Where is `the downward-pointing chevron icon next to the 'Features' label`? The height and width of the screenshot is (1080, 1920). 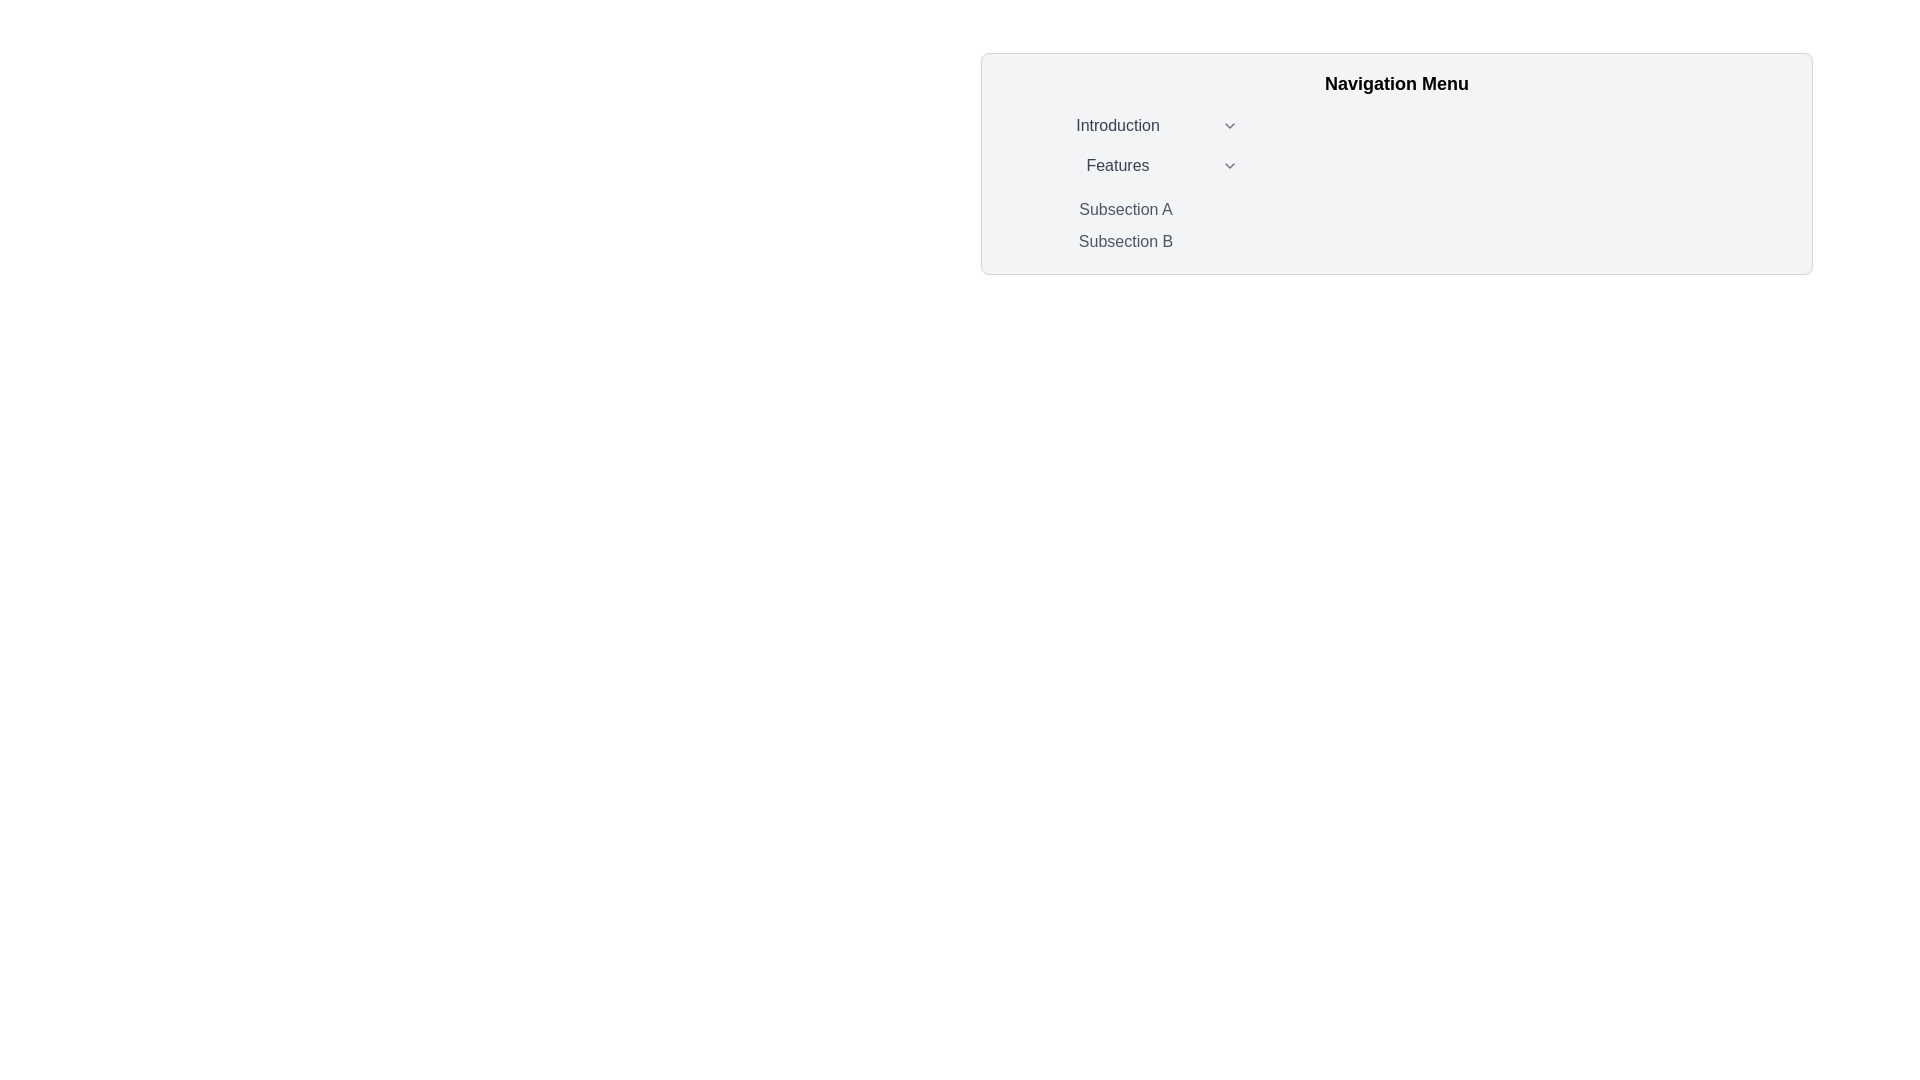
the downward-pointing chevron icon next to the 'Features' label is located at coordinates (1228, 164).